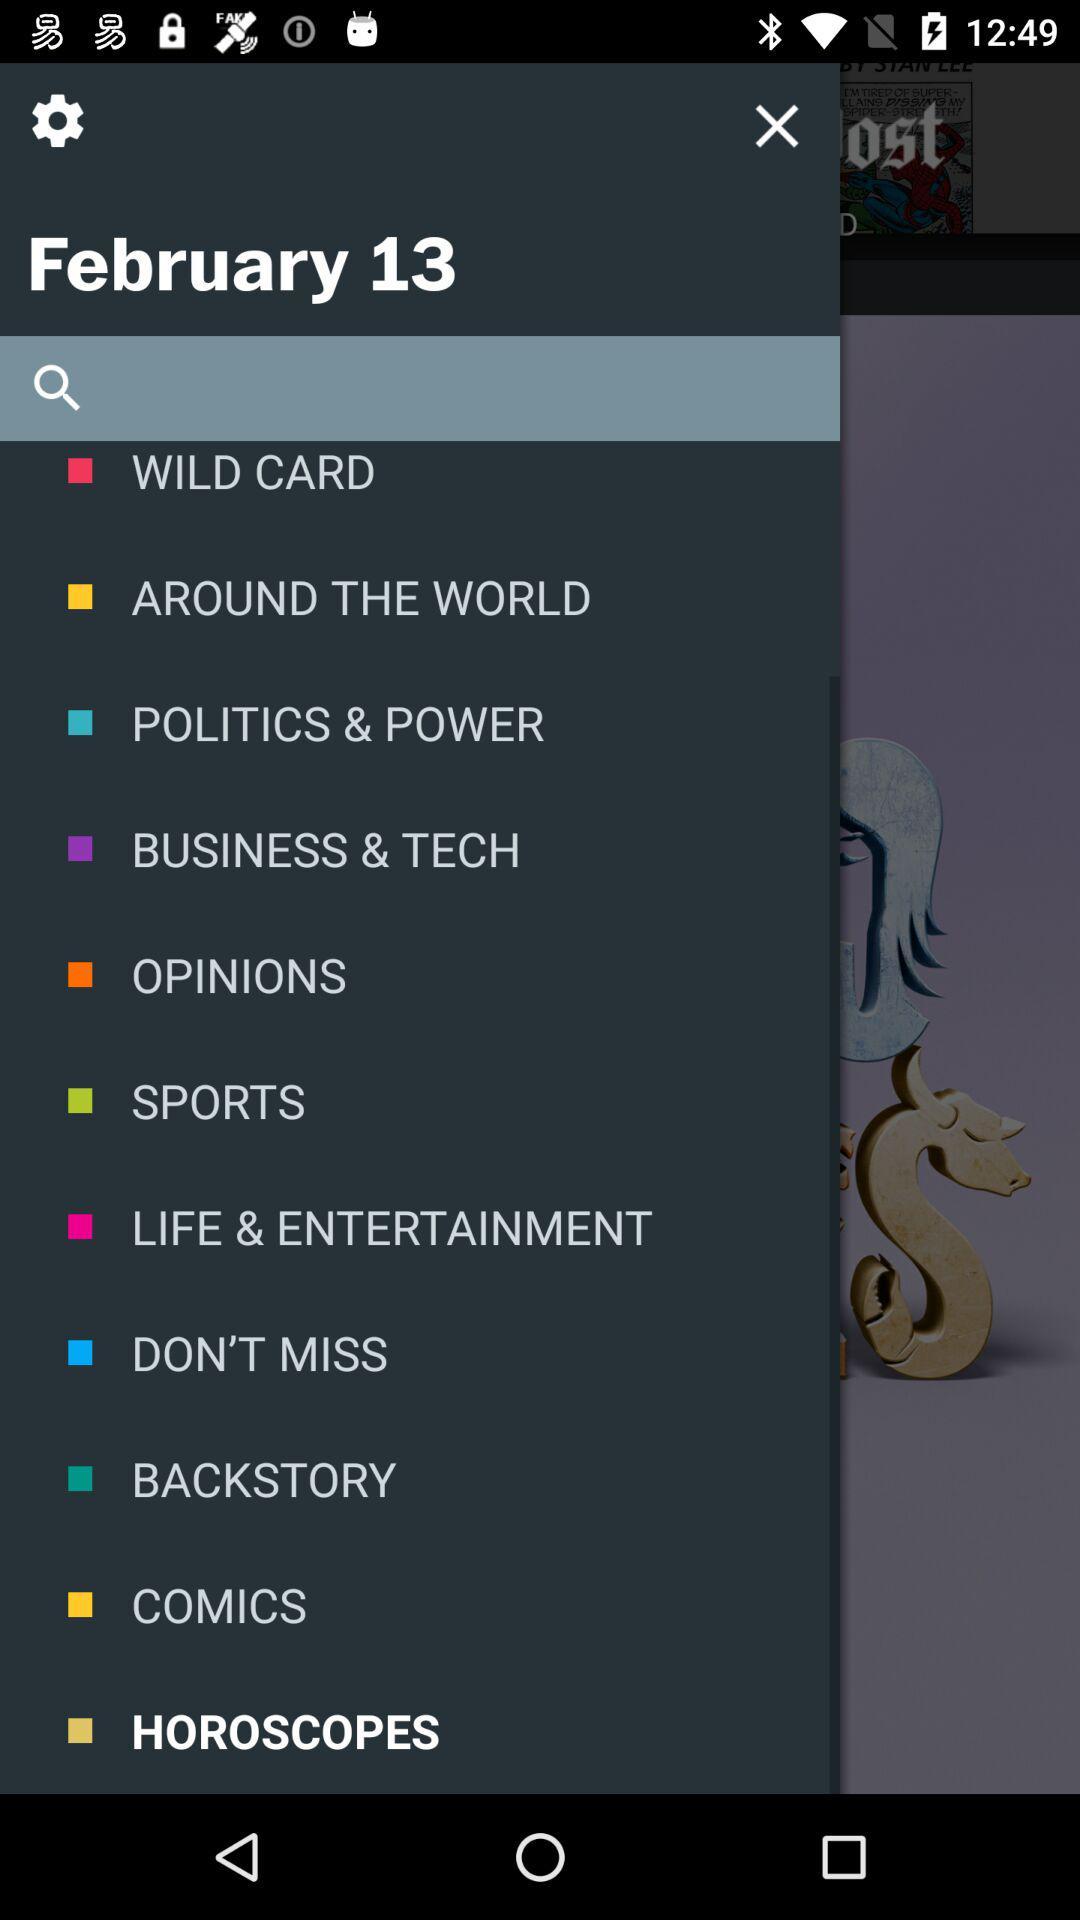 The width and height of the screenshot is (1080, 1920). Describe the element at coordinates (419, 487) in the screenshot. I see `the wild card item` at that location.